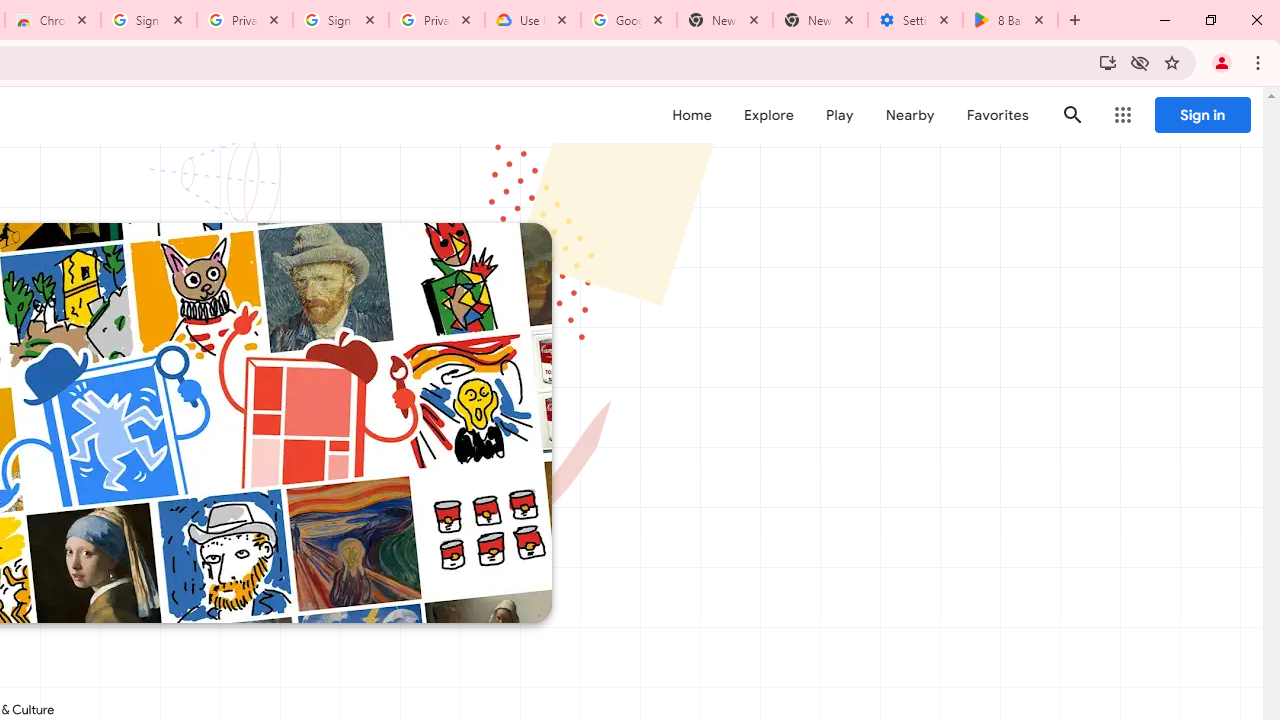 This screenshot has width=1280, height=720. Describe the element at coordinates (1010, 20) in the screenshot. I see `'8 Ball Pool - Apps on Google Play'` at that location.